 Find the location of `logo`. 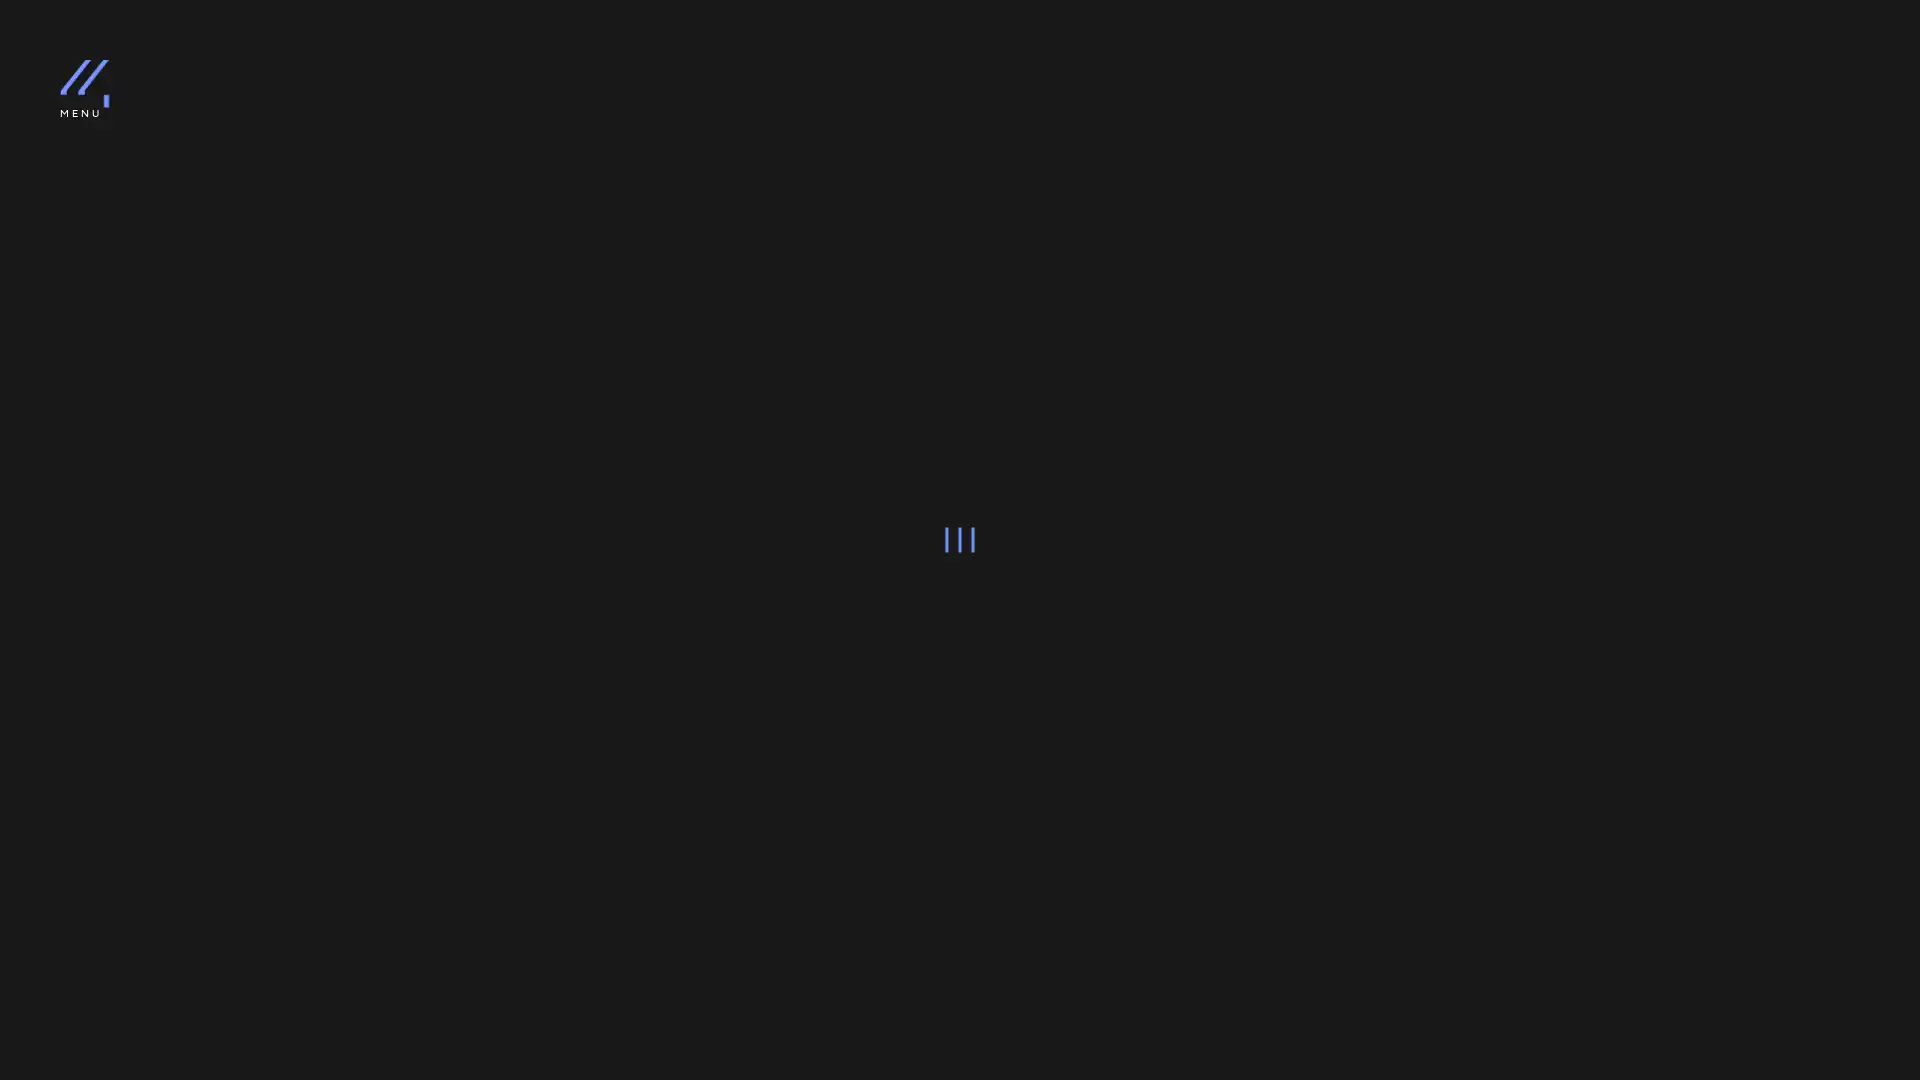

logo is located at coordinates (84, 82).